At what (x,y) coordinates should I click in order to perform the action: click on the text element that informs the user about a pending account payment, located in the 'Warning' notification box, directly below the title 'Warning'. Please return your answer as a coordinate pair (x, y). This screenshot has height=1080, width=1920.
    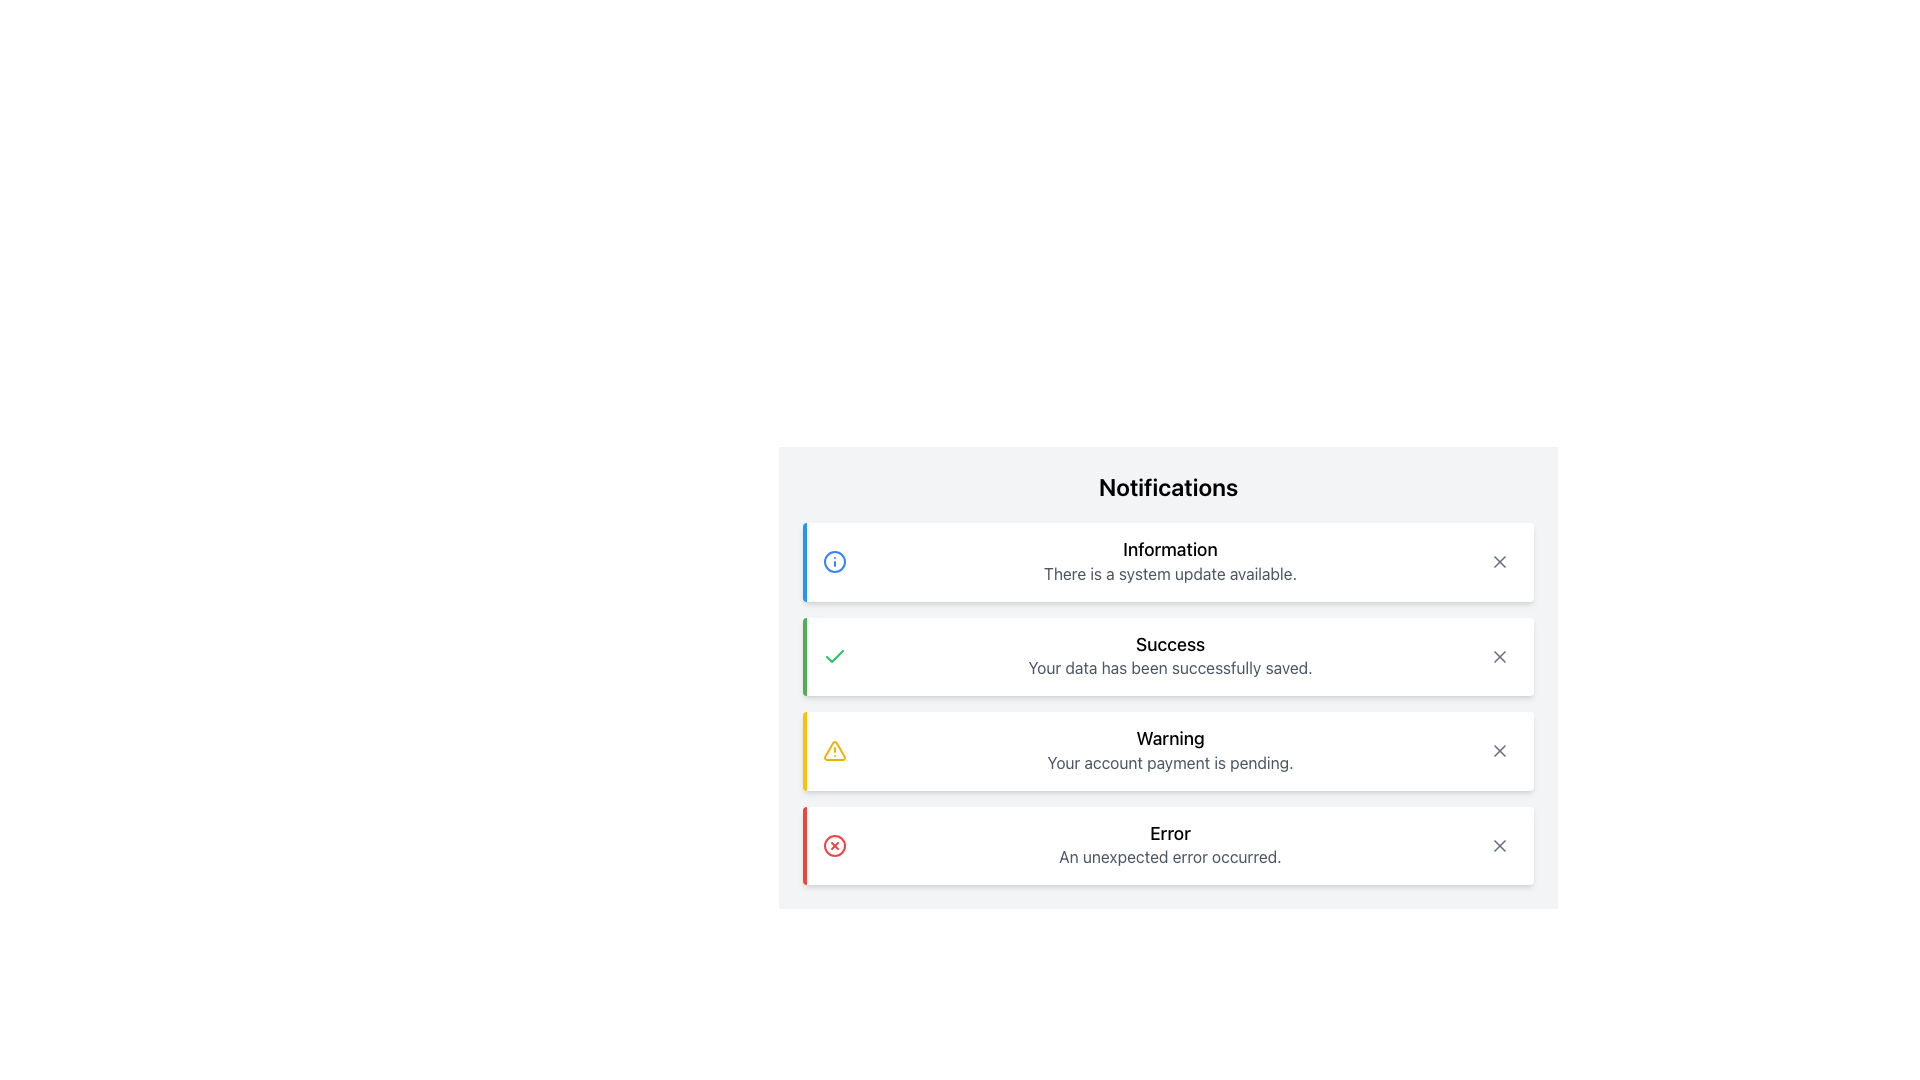
    Looking at the image, I should click on (1170, 762).